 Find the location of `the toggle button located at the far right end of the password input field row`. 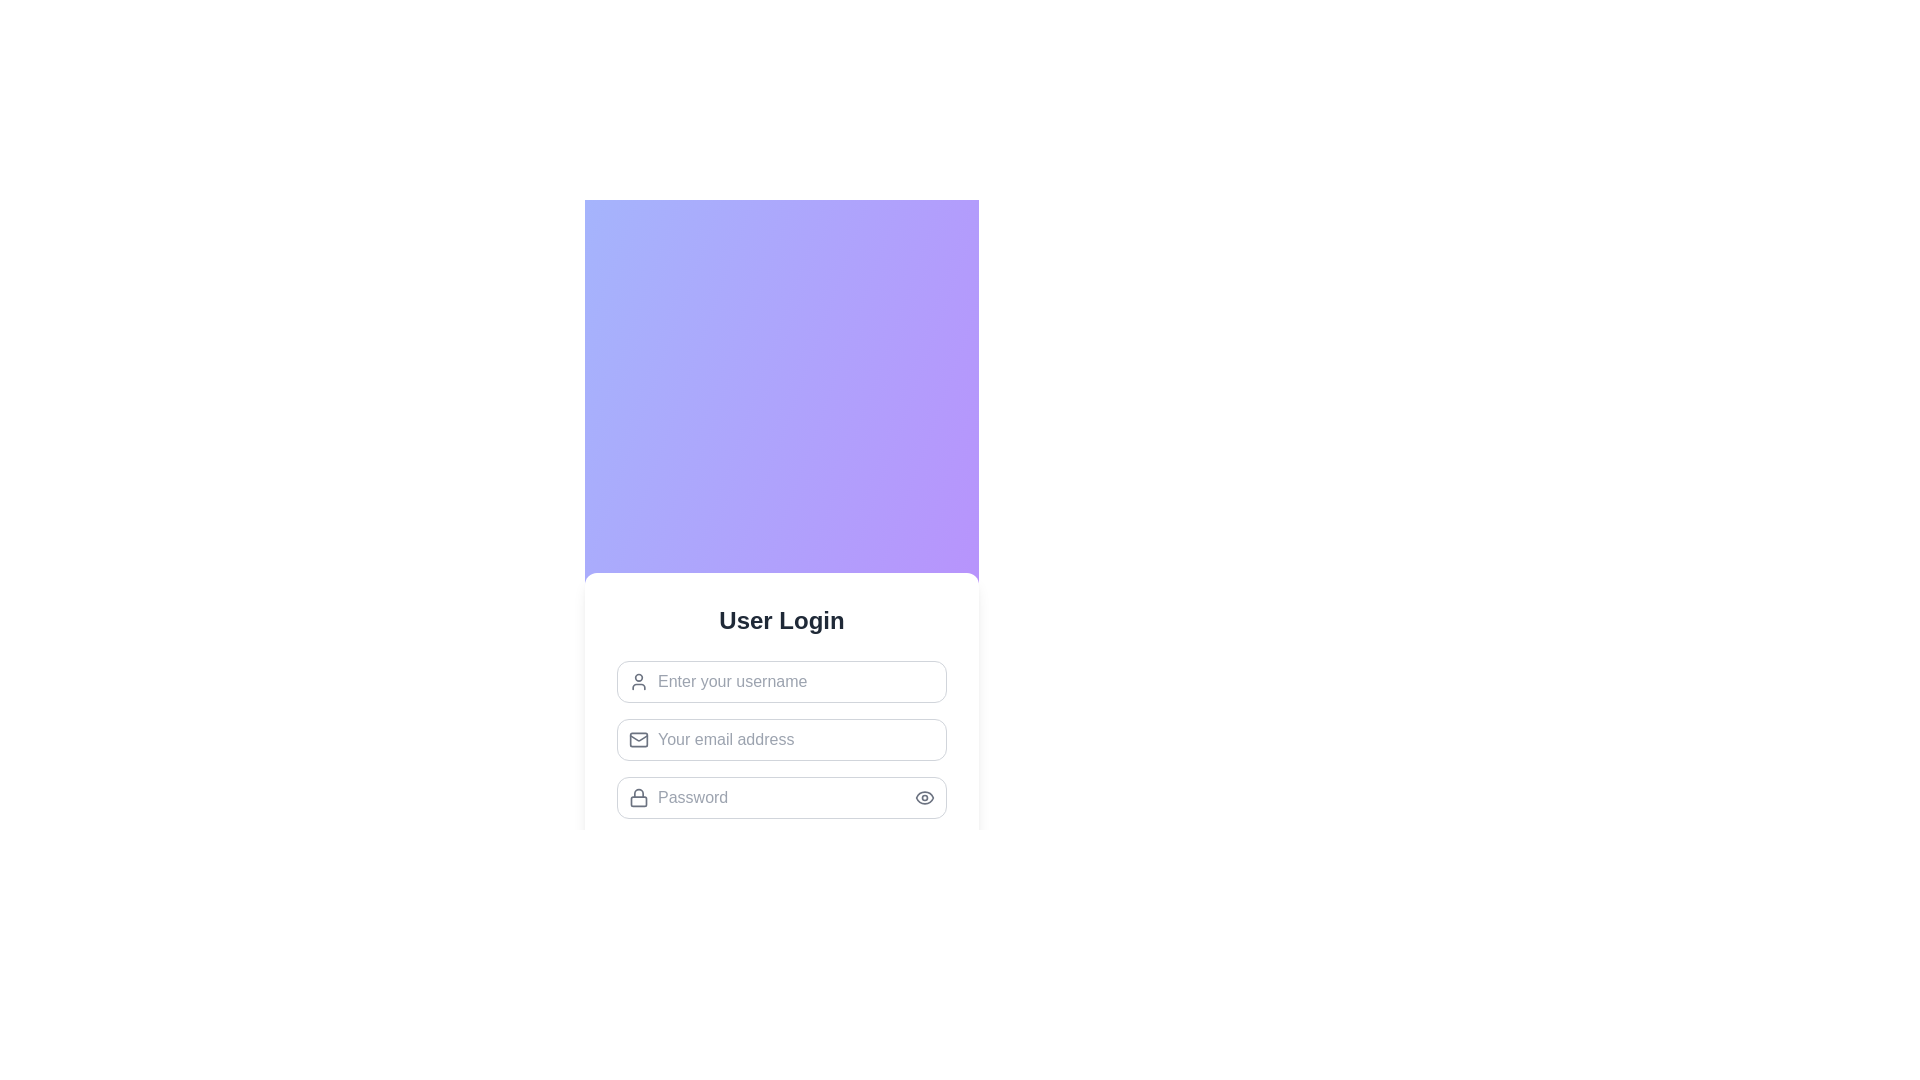

the toggle button located at the far right end of the password input field row is located at coordinates (924, 797).